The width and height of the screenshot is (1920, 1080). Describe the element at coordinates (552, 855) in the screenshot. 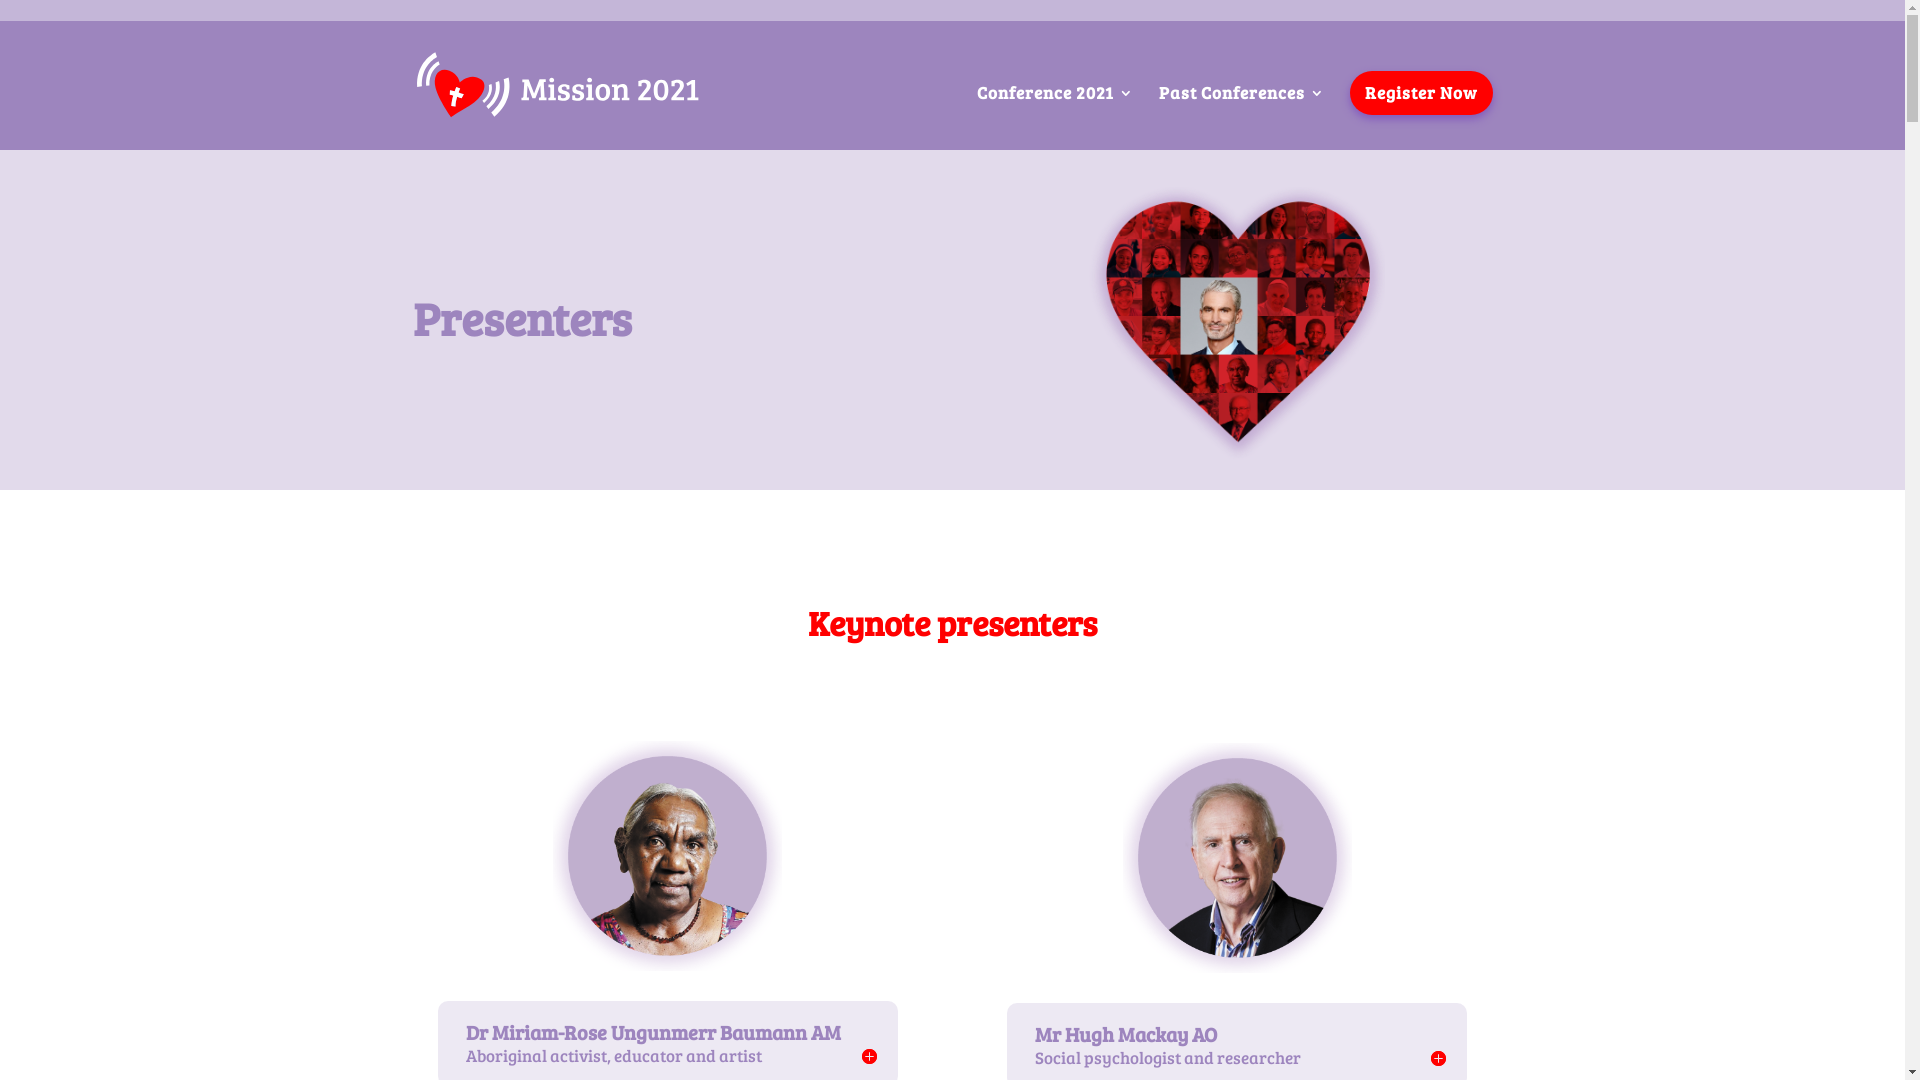

I see `'Miriam-Rose Ungunmerr-Baumann'` at that location.